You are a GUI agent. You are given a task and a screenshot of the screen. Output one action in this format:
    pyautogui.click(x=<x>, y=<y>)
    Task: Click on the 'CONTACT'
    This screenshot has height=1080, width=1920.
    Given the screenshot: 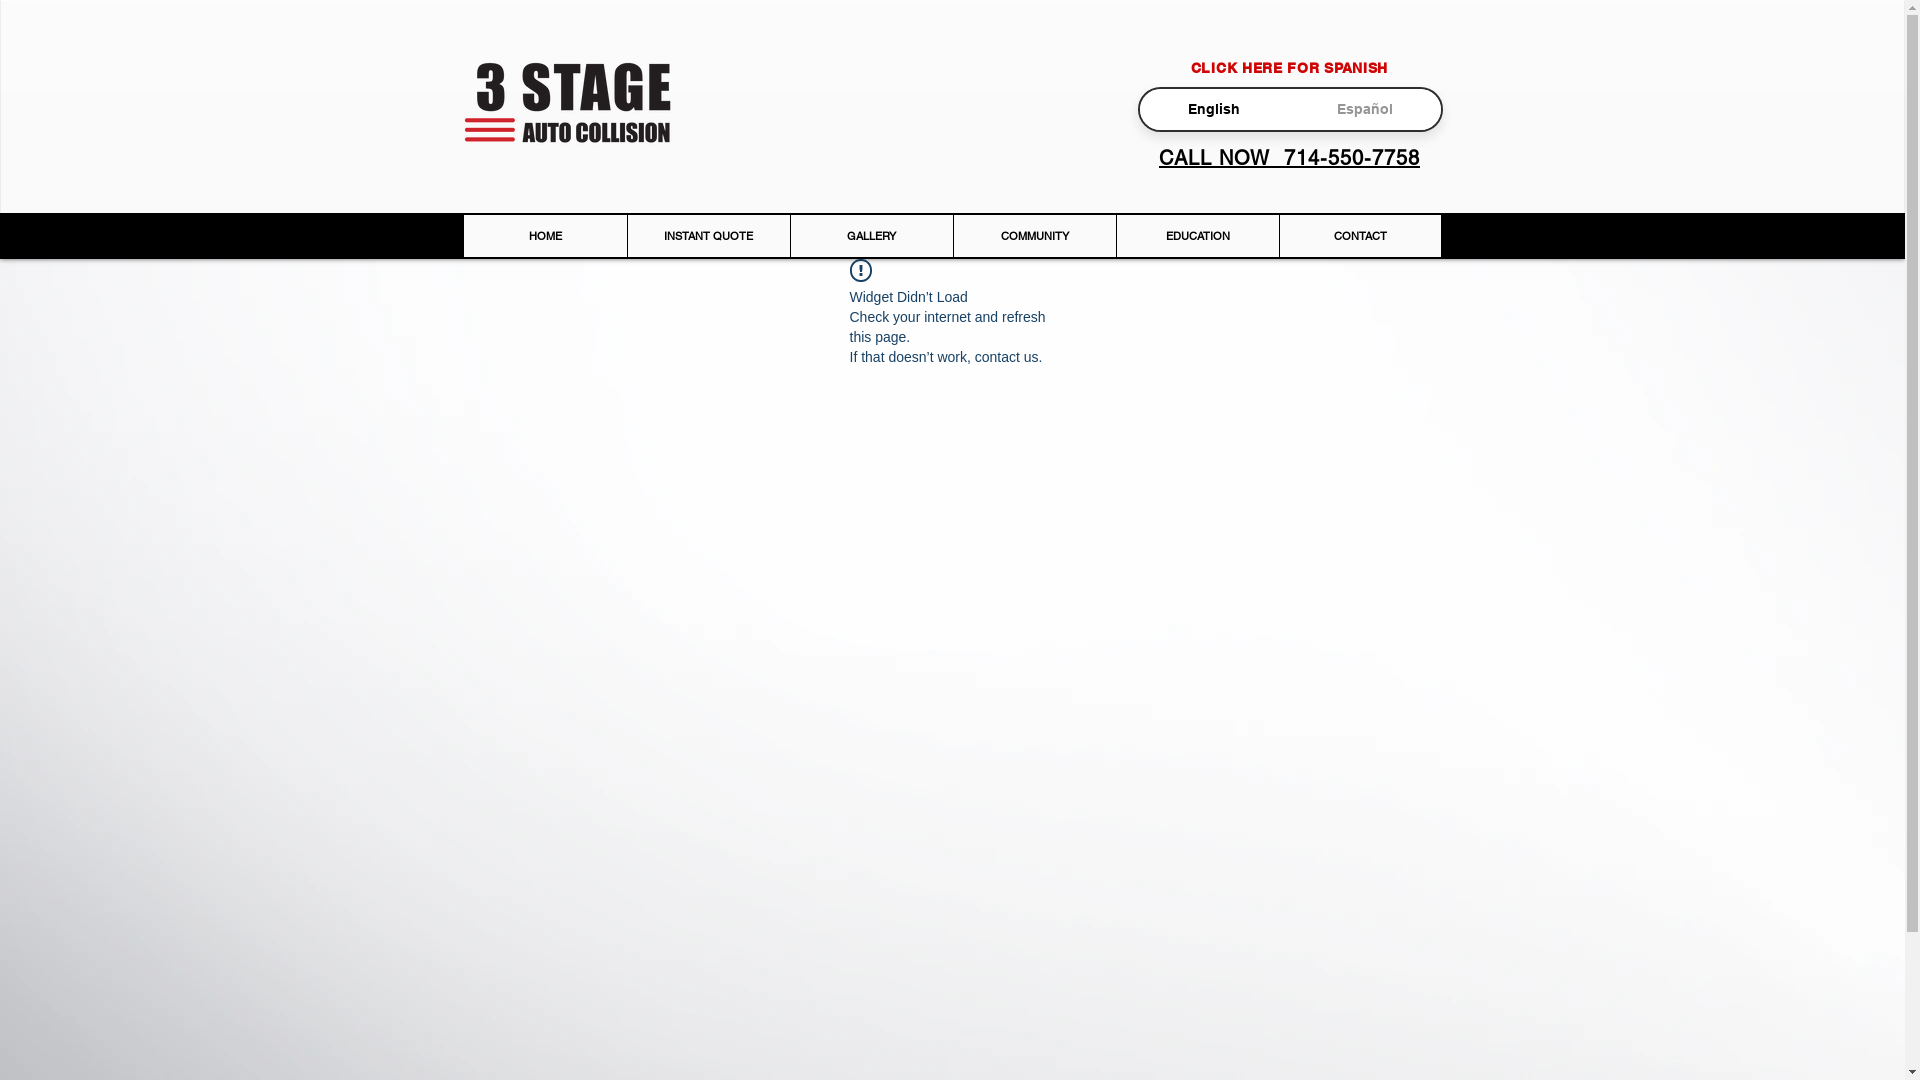 What is the action you would take?
    pyautogui.click(x=1358, y=234)
    